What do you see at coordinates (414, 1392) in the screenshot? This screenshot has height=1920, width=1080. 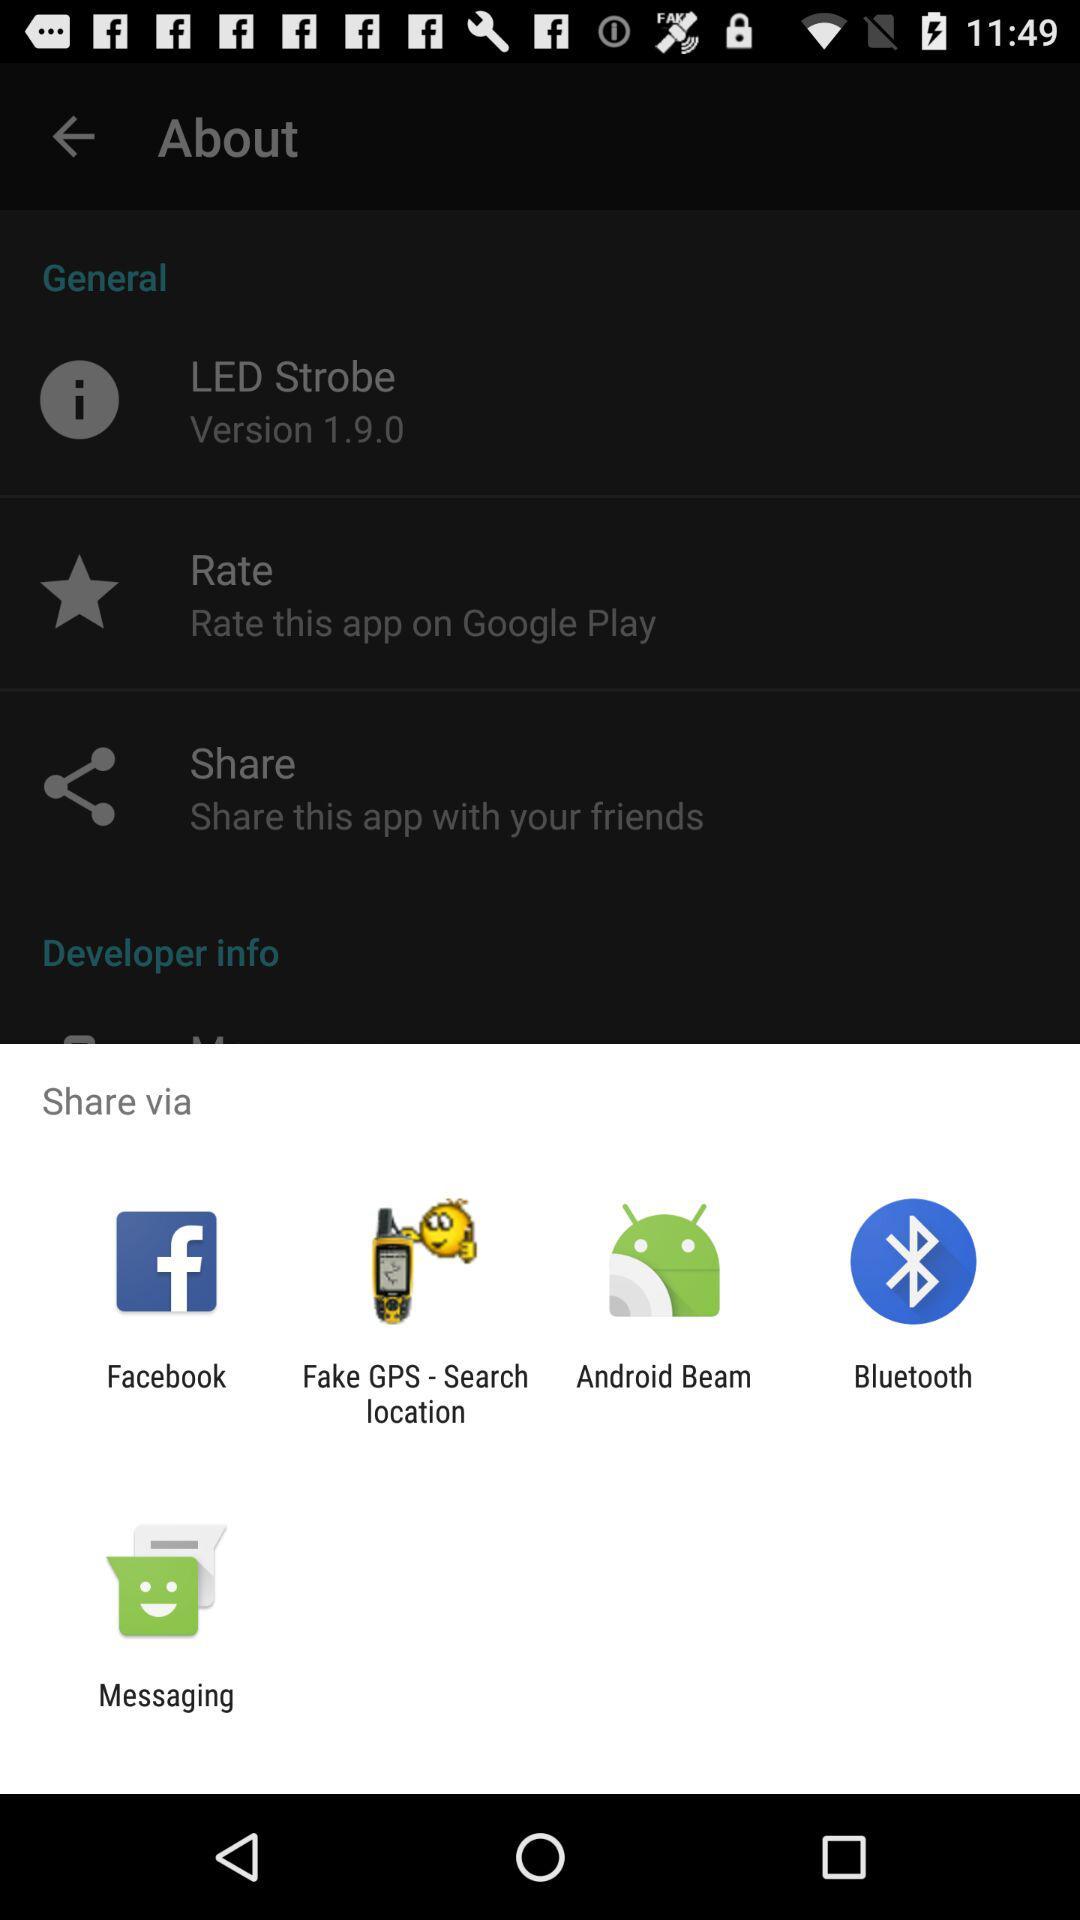 I see `app to the right of the facebook icon` at bounding box center [414, 1392].